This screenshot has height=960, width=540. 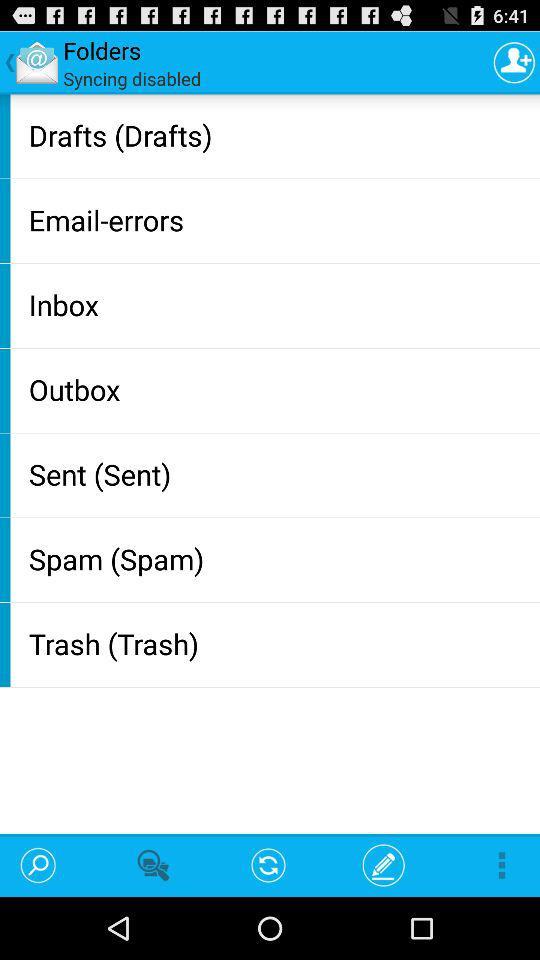 I want to click on the sent (sent), so click(x=279, y=474).